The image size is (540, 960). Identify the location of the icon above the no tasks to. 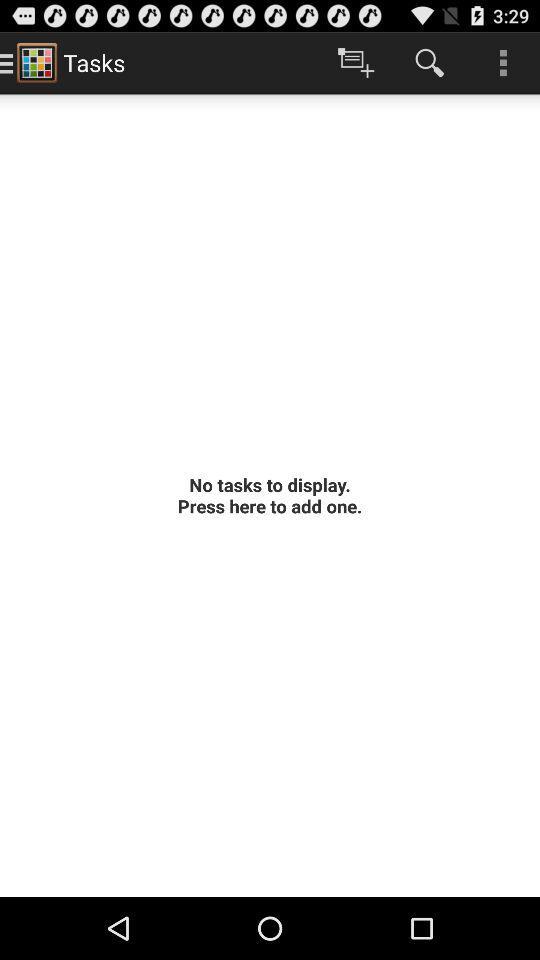
(355, 62).